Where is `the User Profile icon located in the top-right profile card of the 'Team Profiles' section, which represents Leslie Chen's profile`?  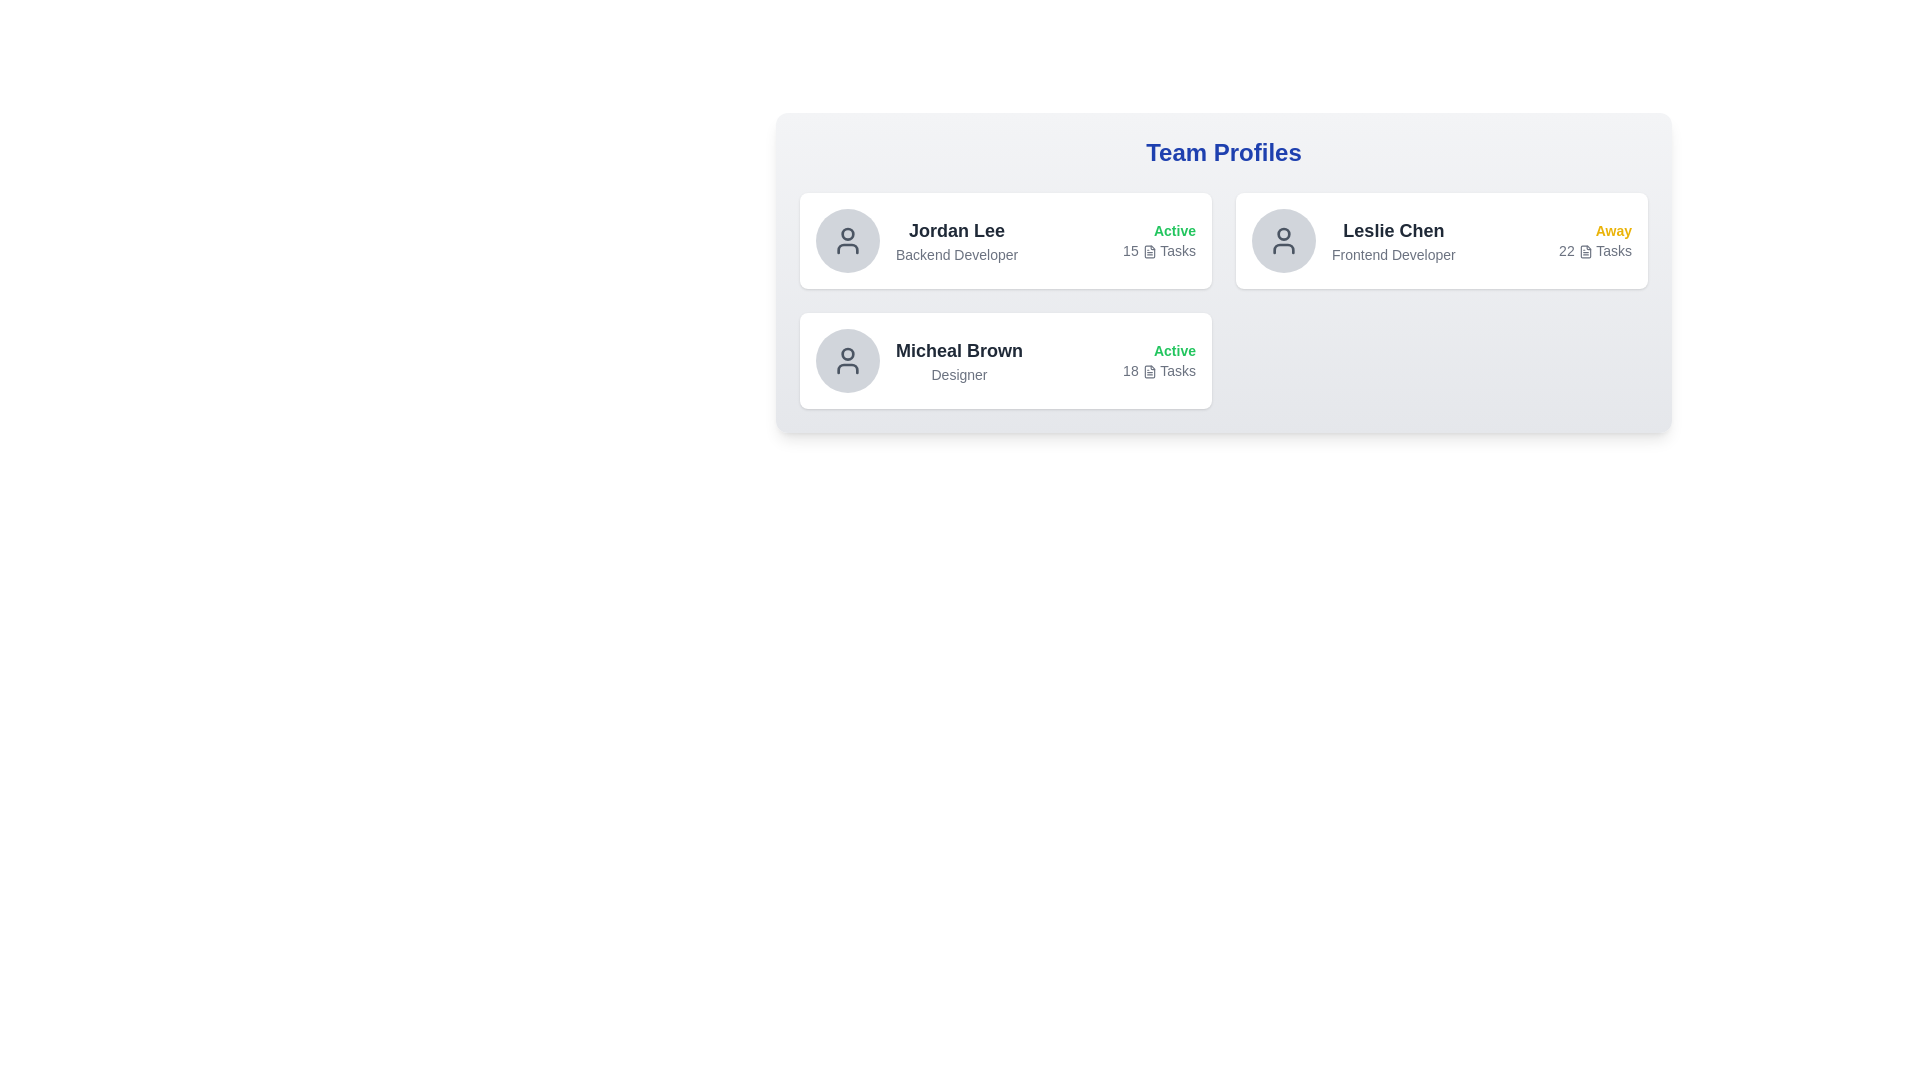
the User Profile icon located in the top-right profile card of the 'Team Profiles' section, which represents Leslie Chen's profile is located at coordinates (1283, 239).